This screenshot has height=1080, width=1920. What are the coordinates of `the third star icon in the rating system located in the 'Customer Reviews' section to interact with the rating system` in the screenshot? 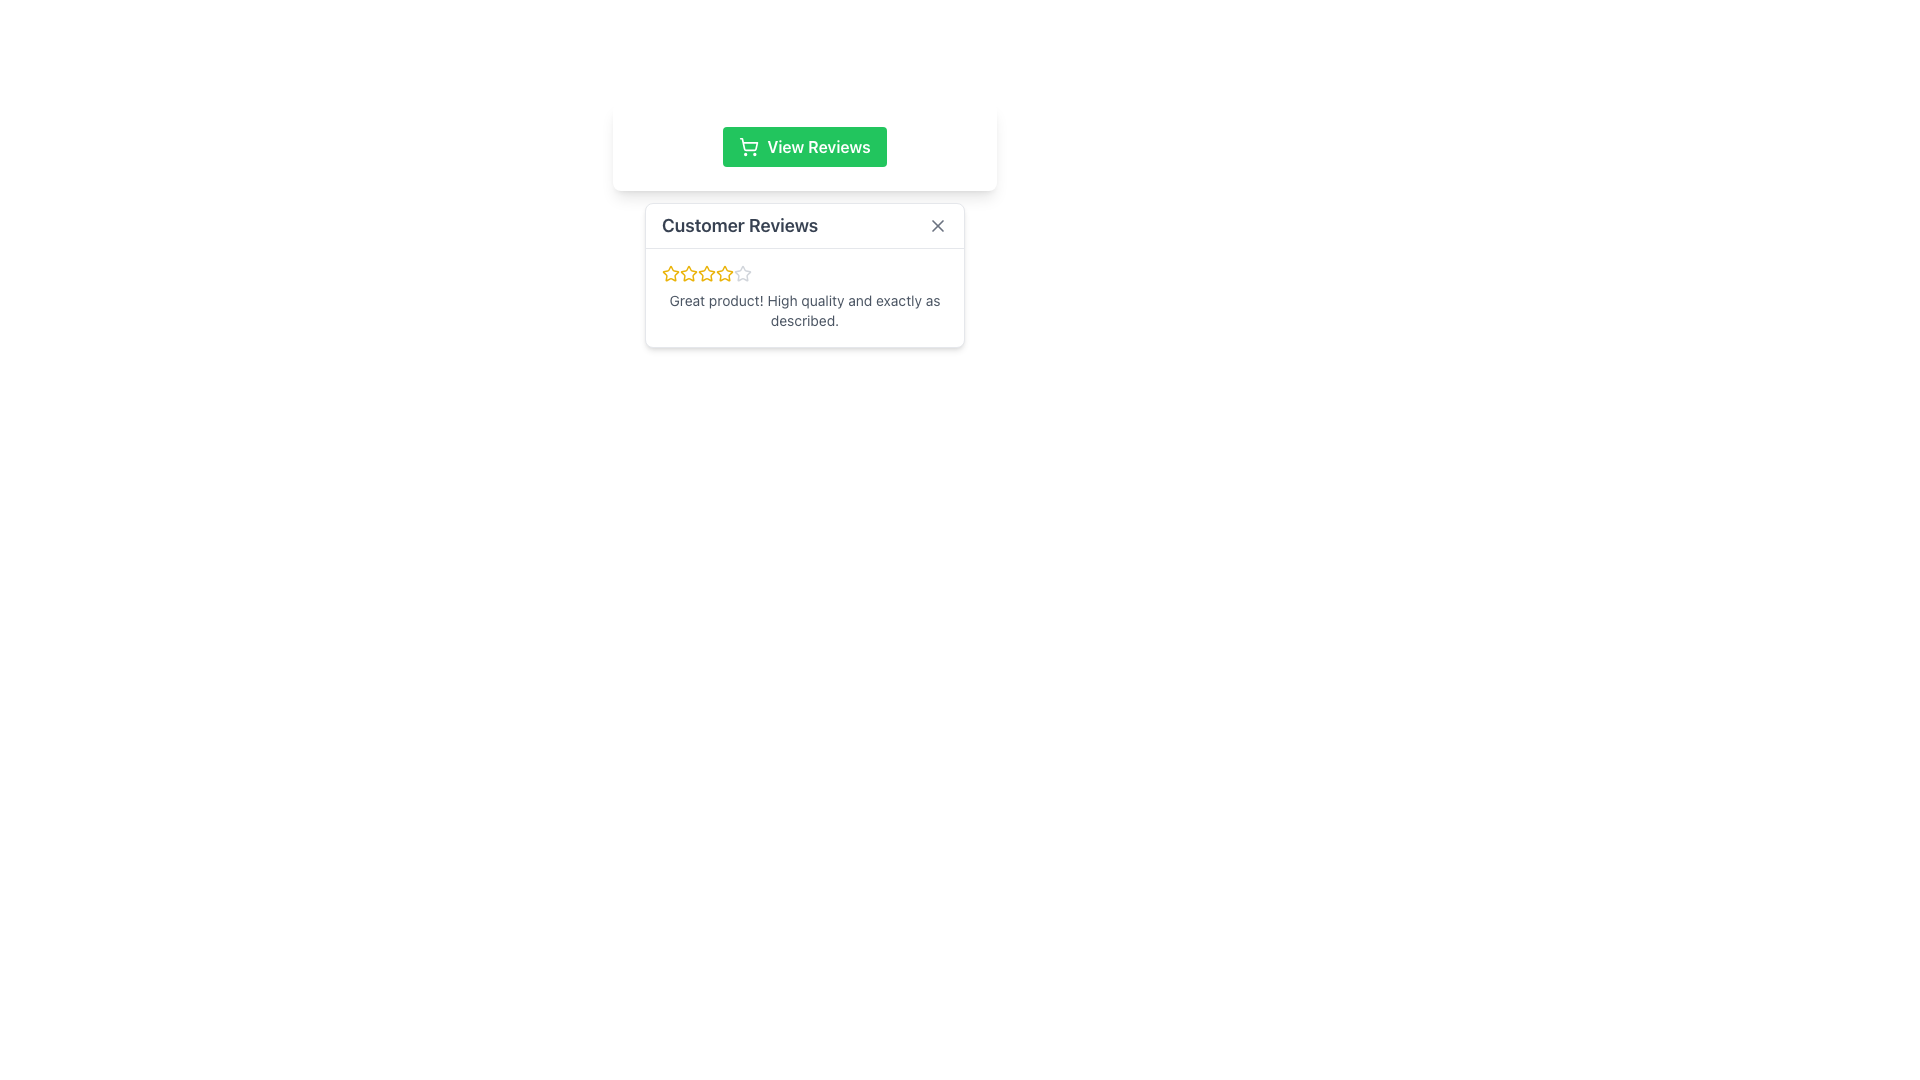 It's located at (687, 273).